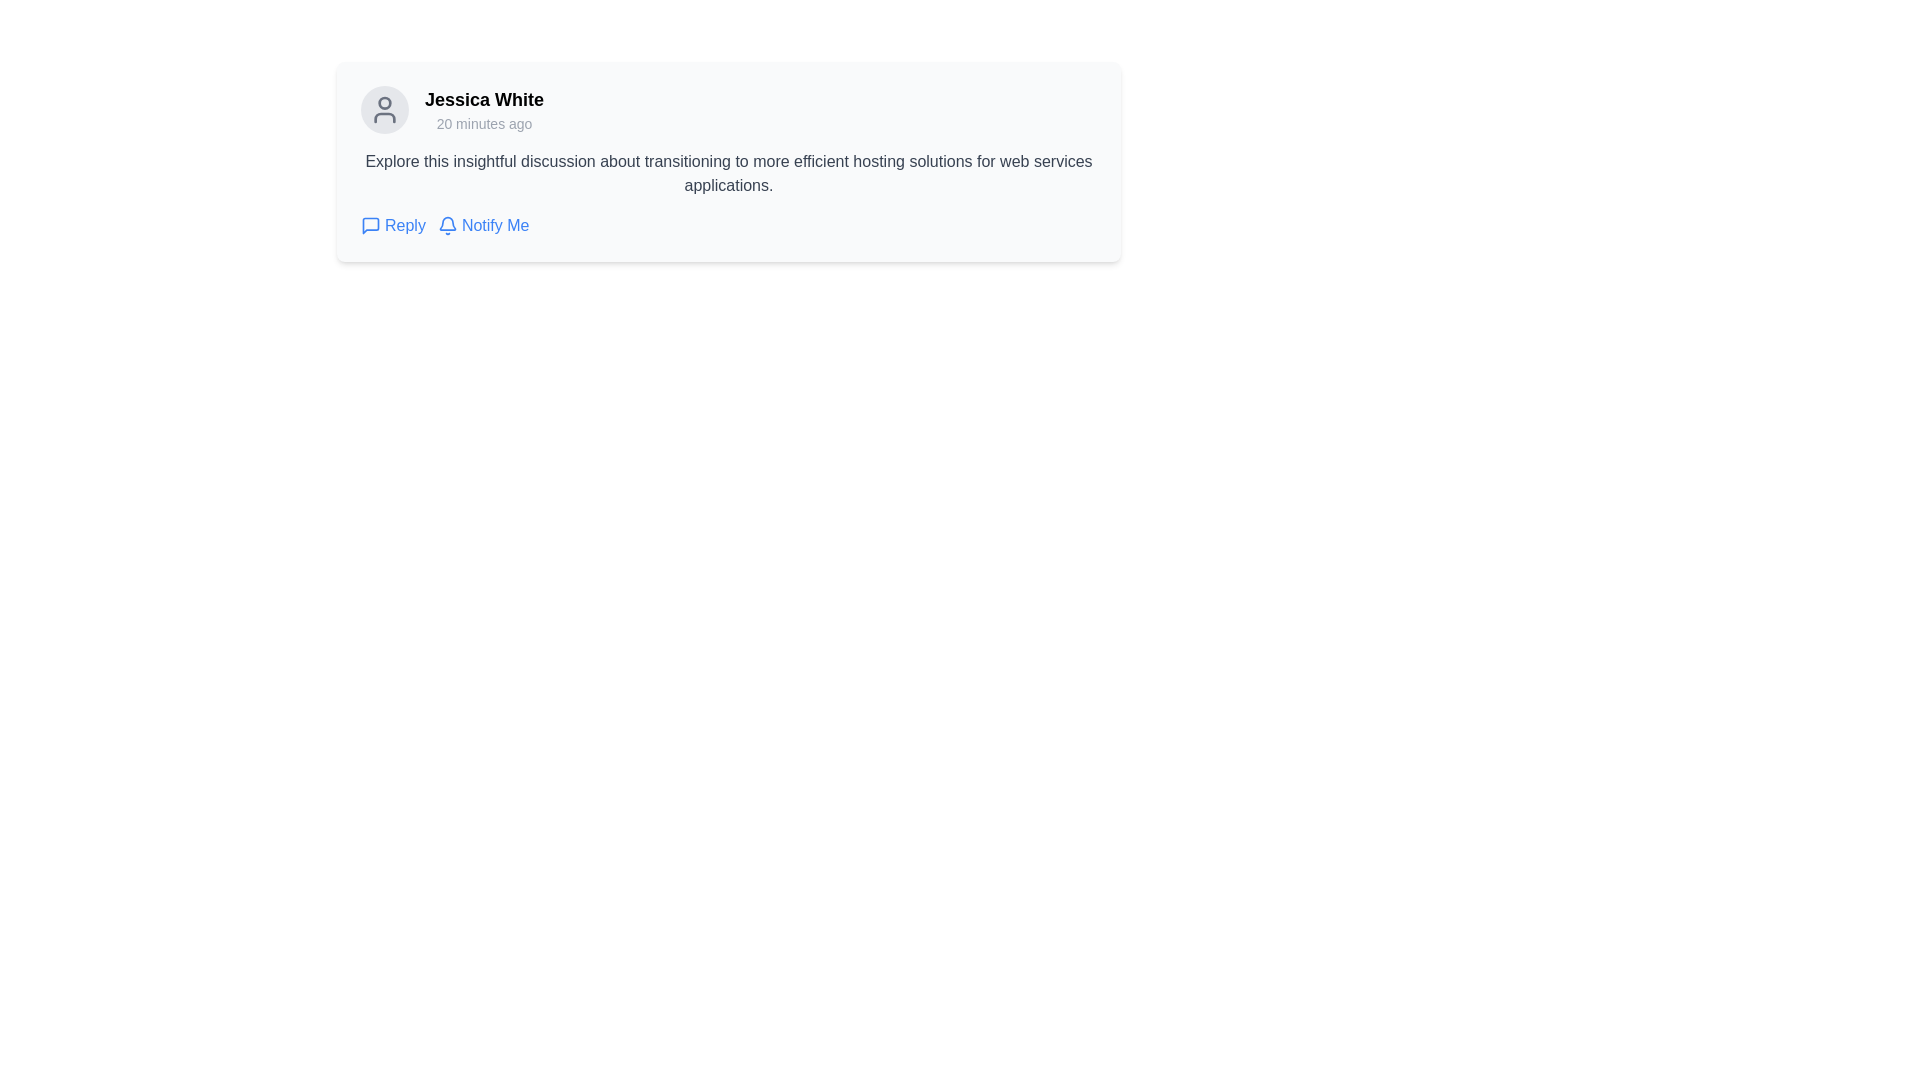 The width and height of the screenshot is (1920, 1080). Describe the element at coordinates (384, 110) in the screenshot. I see `the circular user profile icon, which is a line drawing in medium gray against a light gray background` at that location.